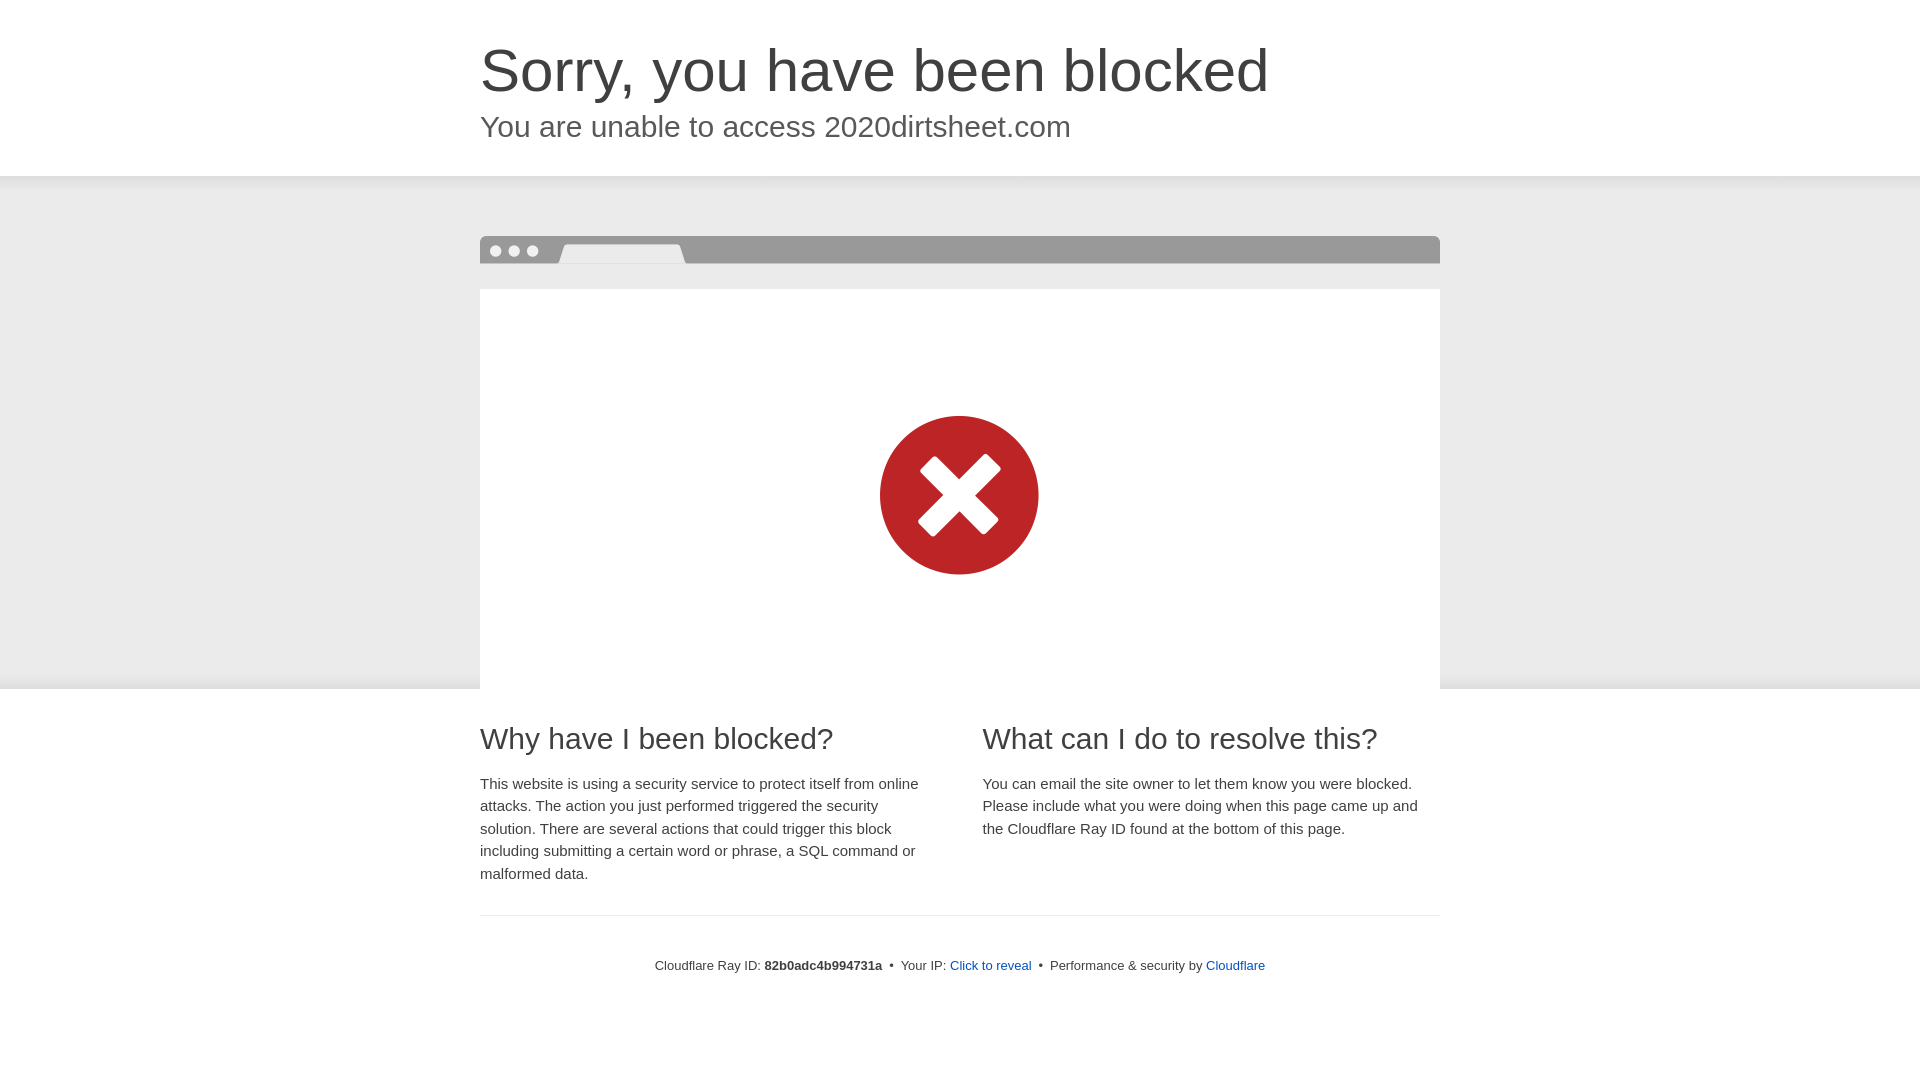 The width and height of the screenshot is (1920, 1080). What do you see at coordinates (1204, 964) in the screenshot?
I see `'Cloudflare'` at bounding box center [1204, 964].